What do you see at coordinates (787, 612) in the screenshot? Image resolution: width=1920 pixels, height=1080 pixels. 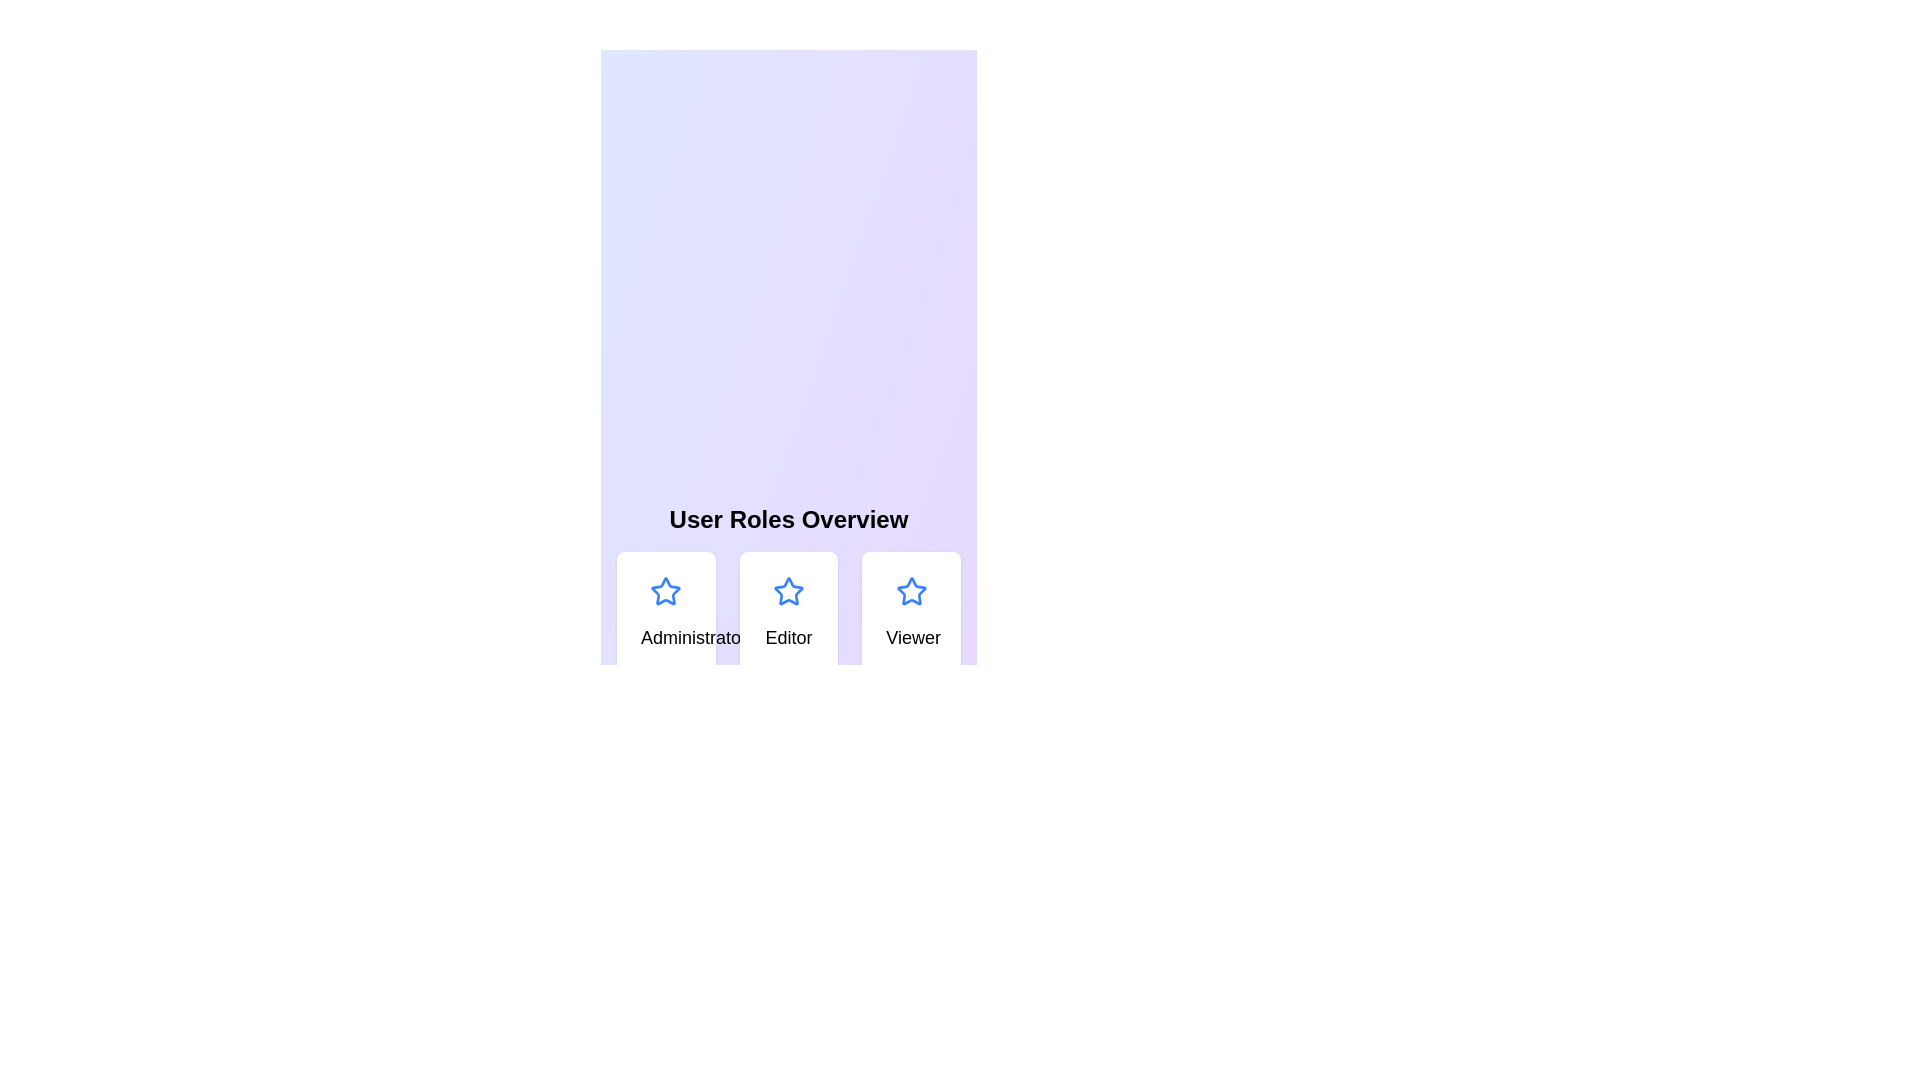 I see `the 'Editor' role card in the 'User Roles Overview' grid` at bounding box center [787, 612].